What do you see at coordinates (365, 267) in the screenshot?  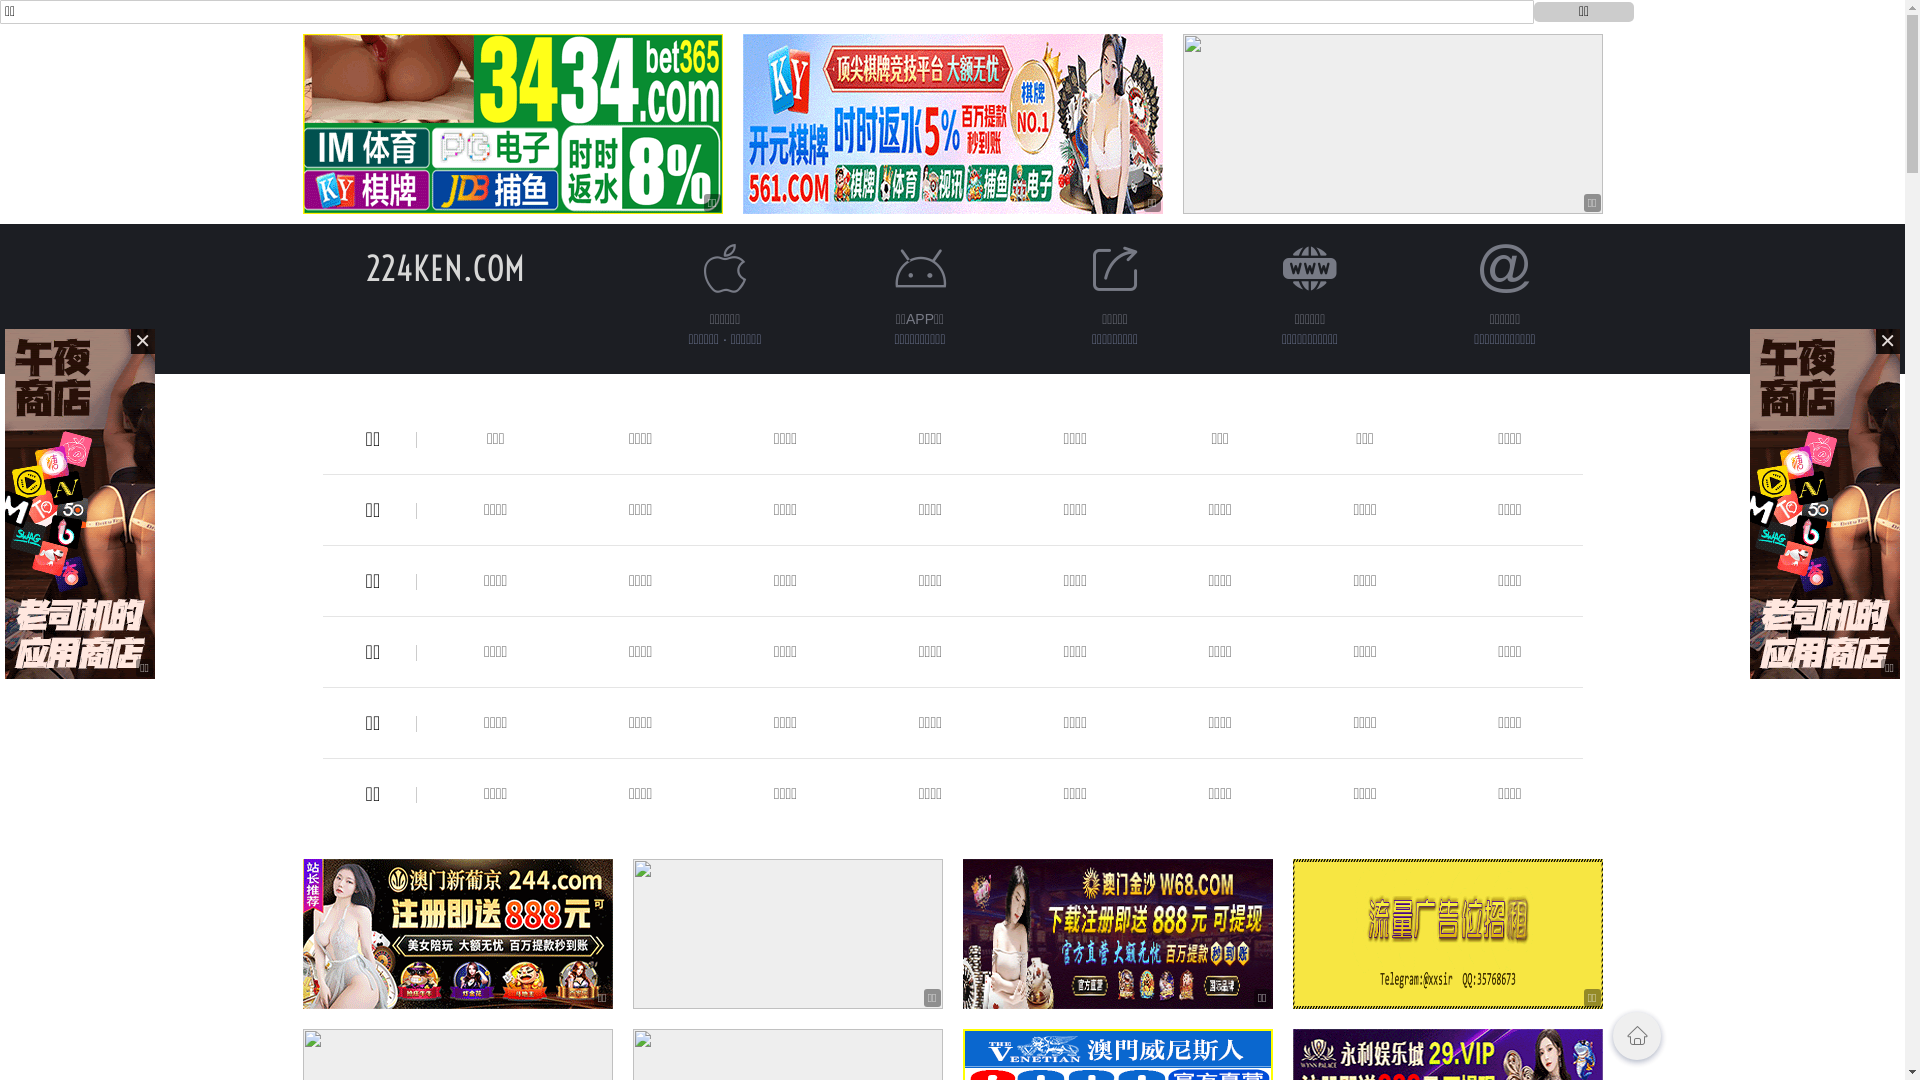 I see `'224KEN.COM'` at bounding box center [365, 267].